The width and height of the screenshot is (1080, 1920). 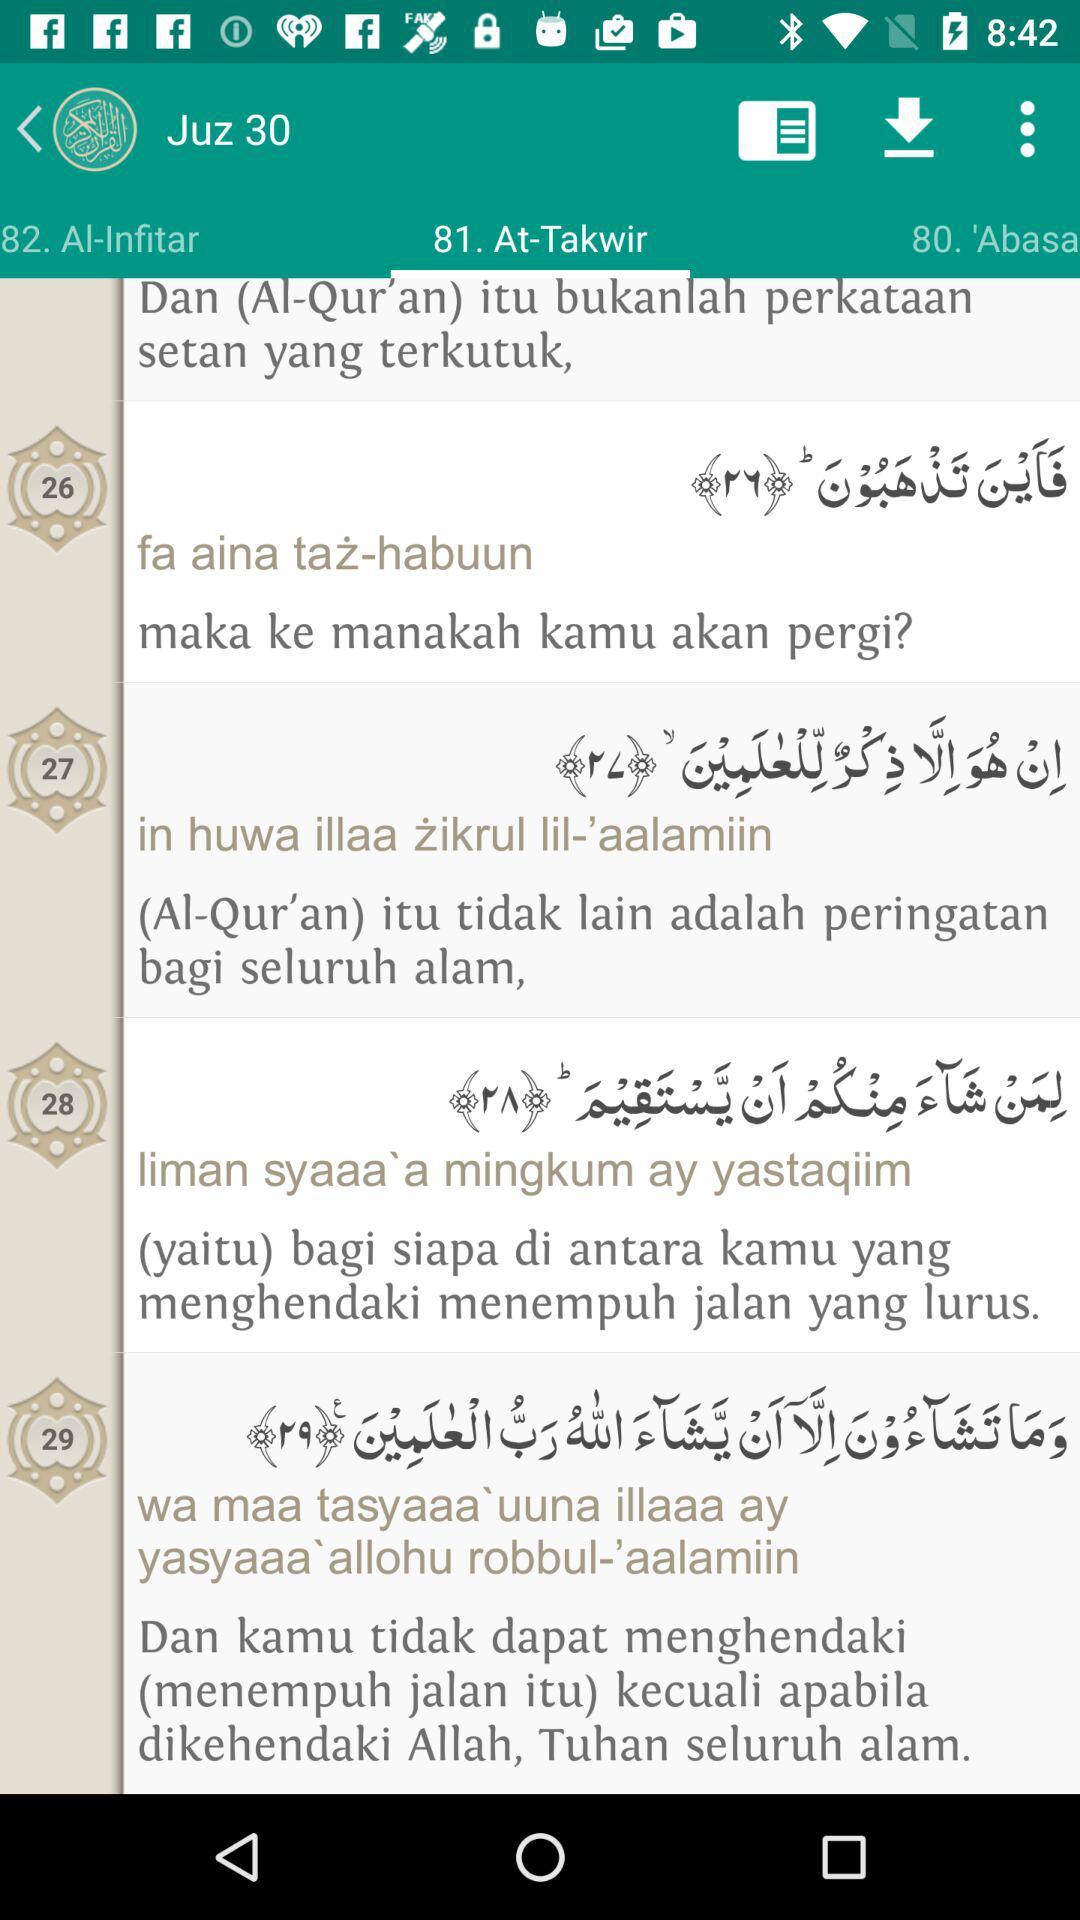 I want to click on icon next to the 29 item, so click(x=600, y=1425).